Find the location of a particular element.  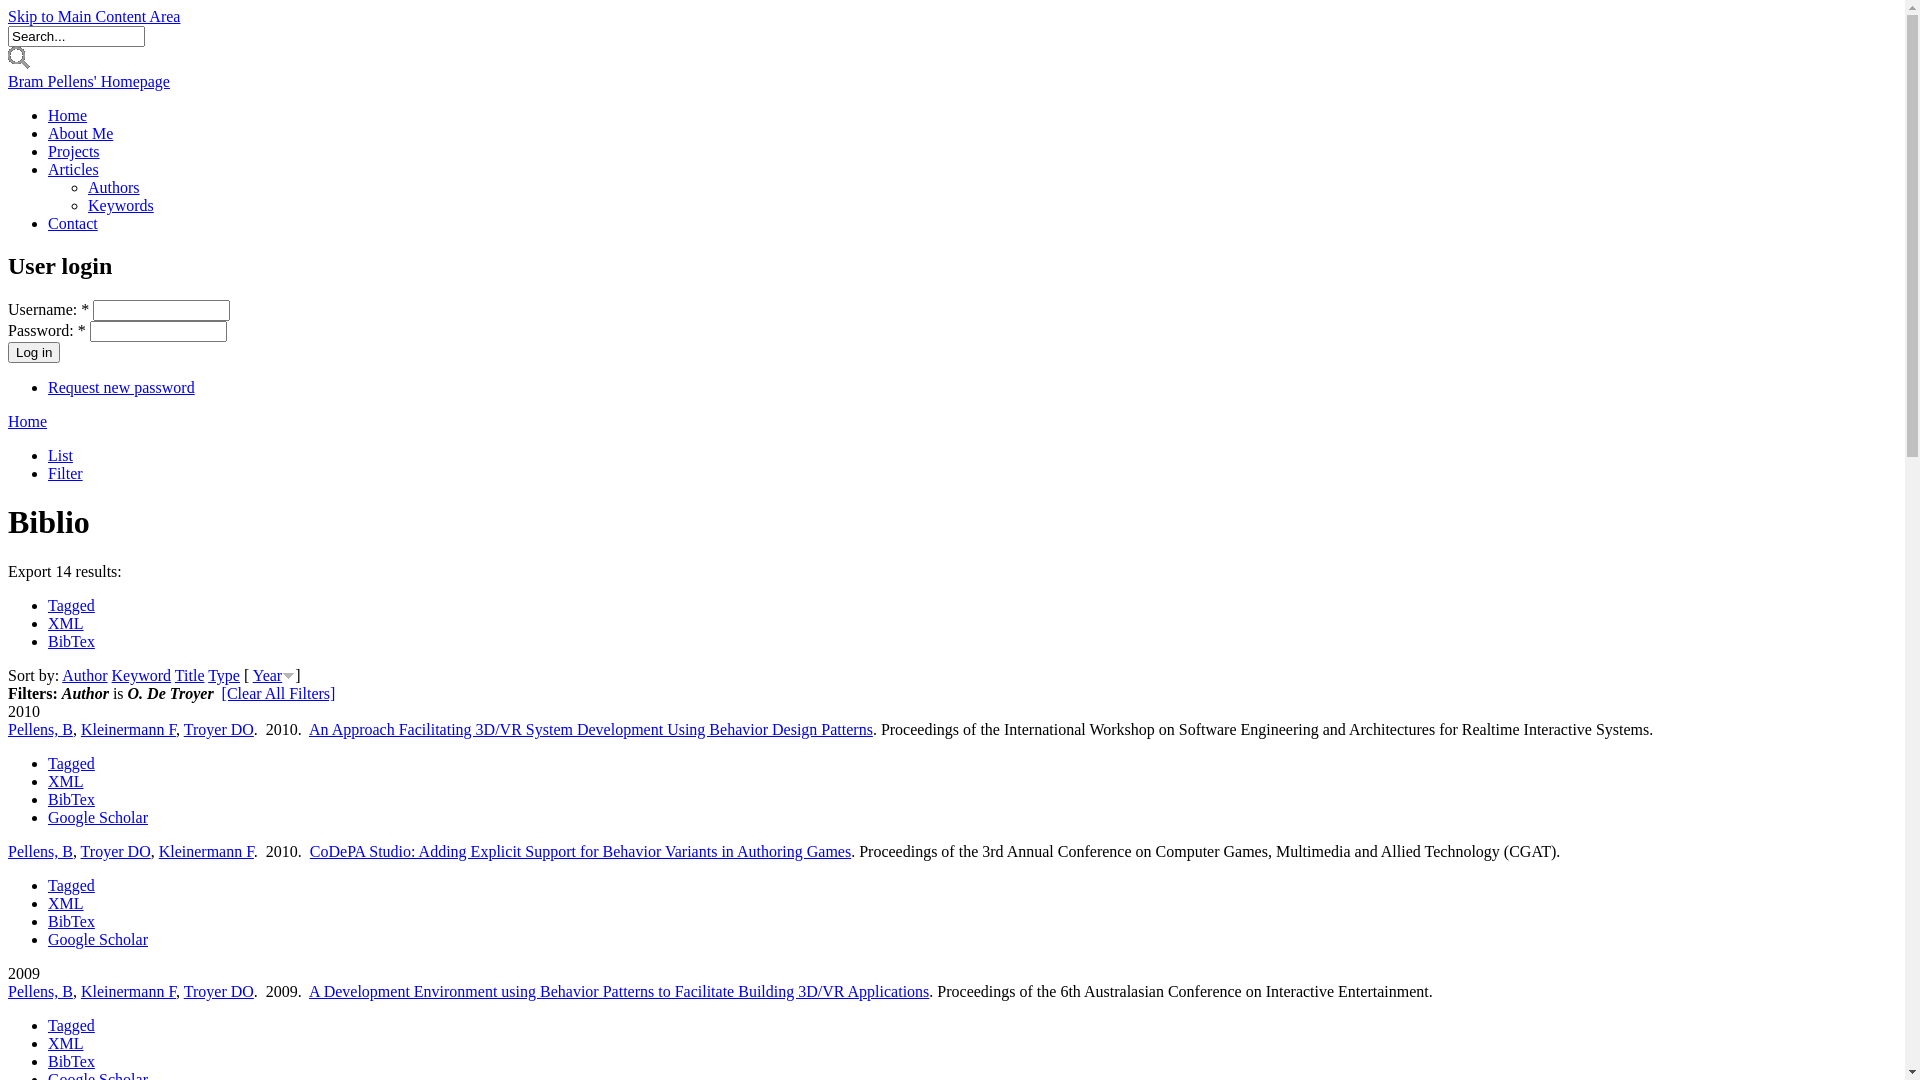

'About Me' is located at coordinates (80, 133).